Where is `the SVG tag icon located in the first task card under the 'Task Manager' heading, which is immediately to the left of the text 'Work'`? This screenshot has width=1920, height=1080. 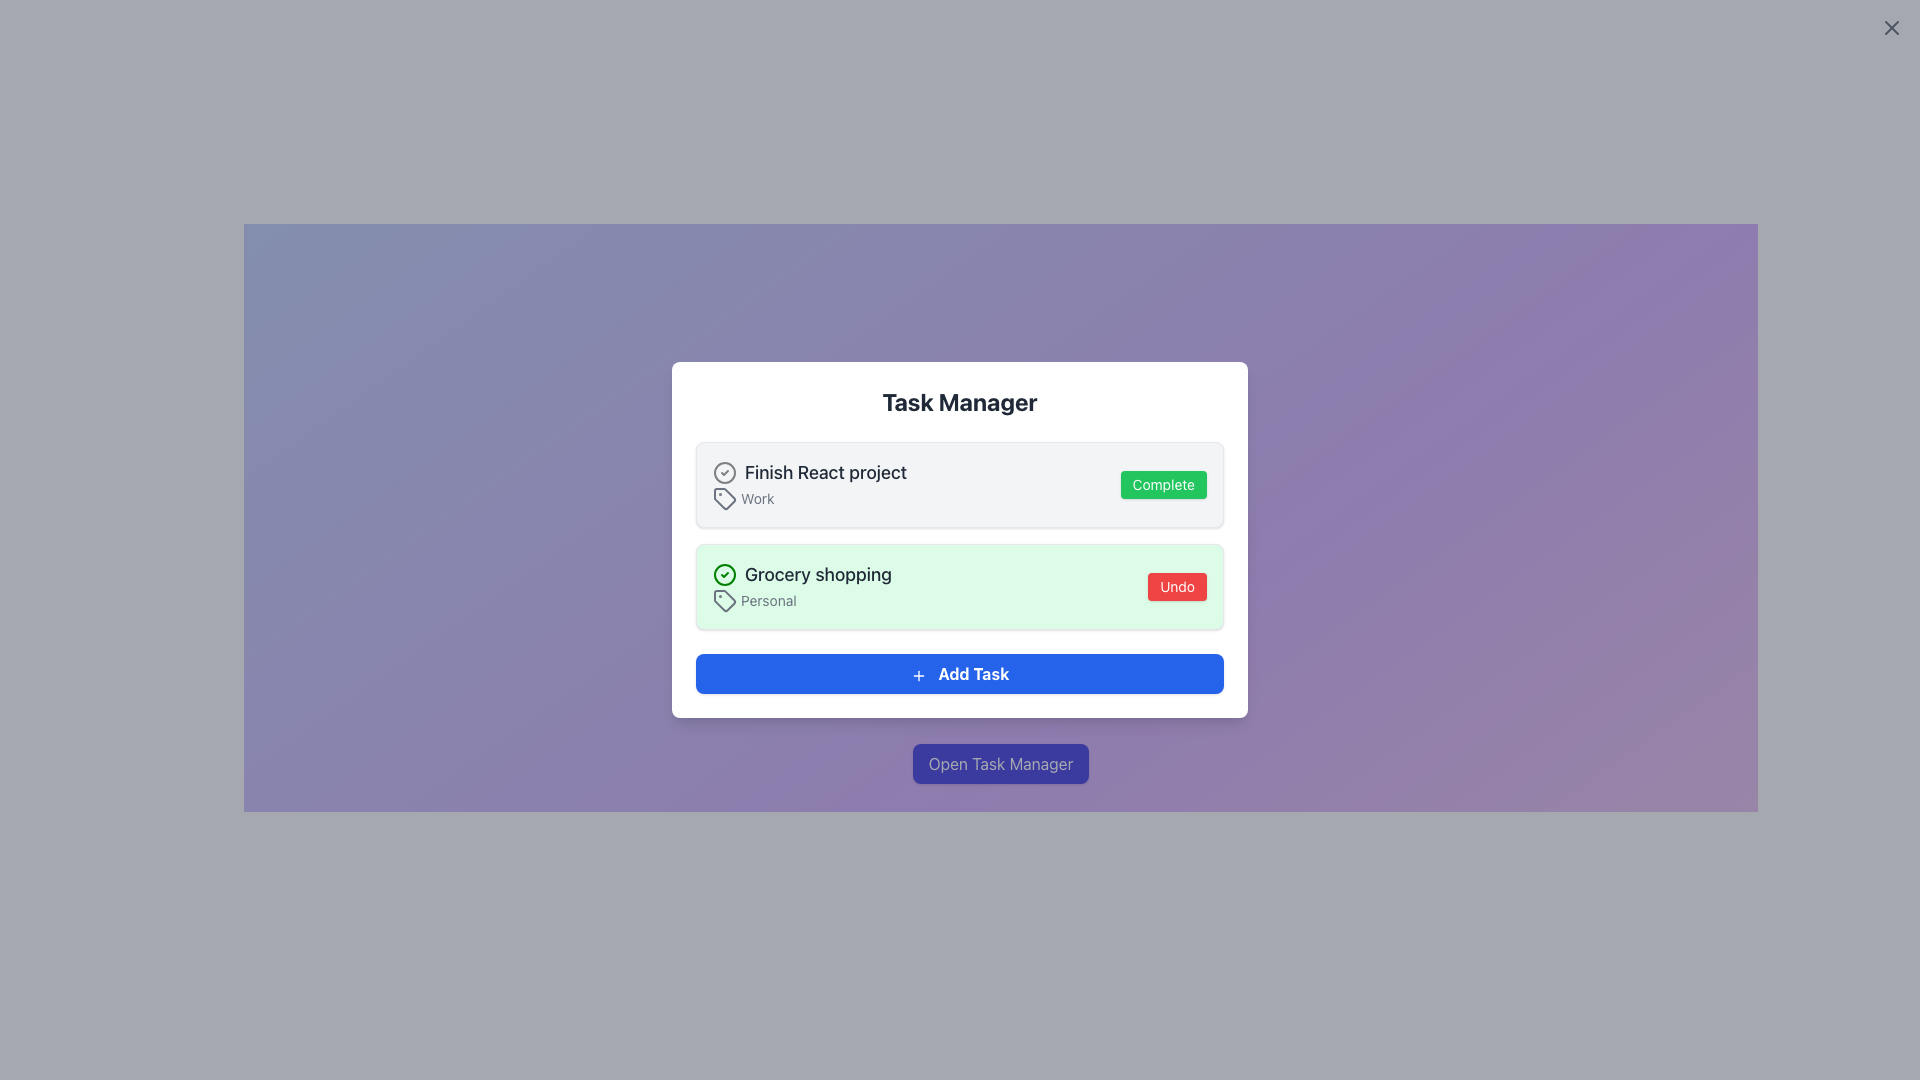
the SVG tag icon located in the first task card under the 'Task Manager' heading, which is immediately to the left of the text 'Work' is located at coordinates (723, 497).